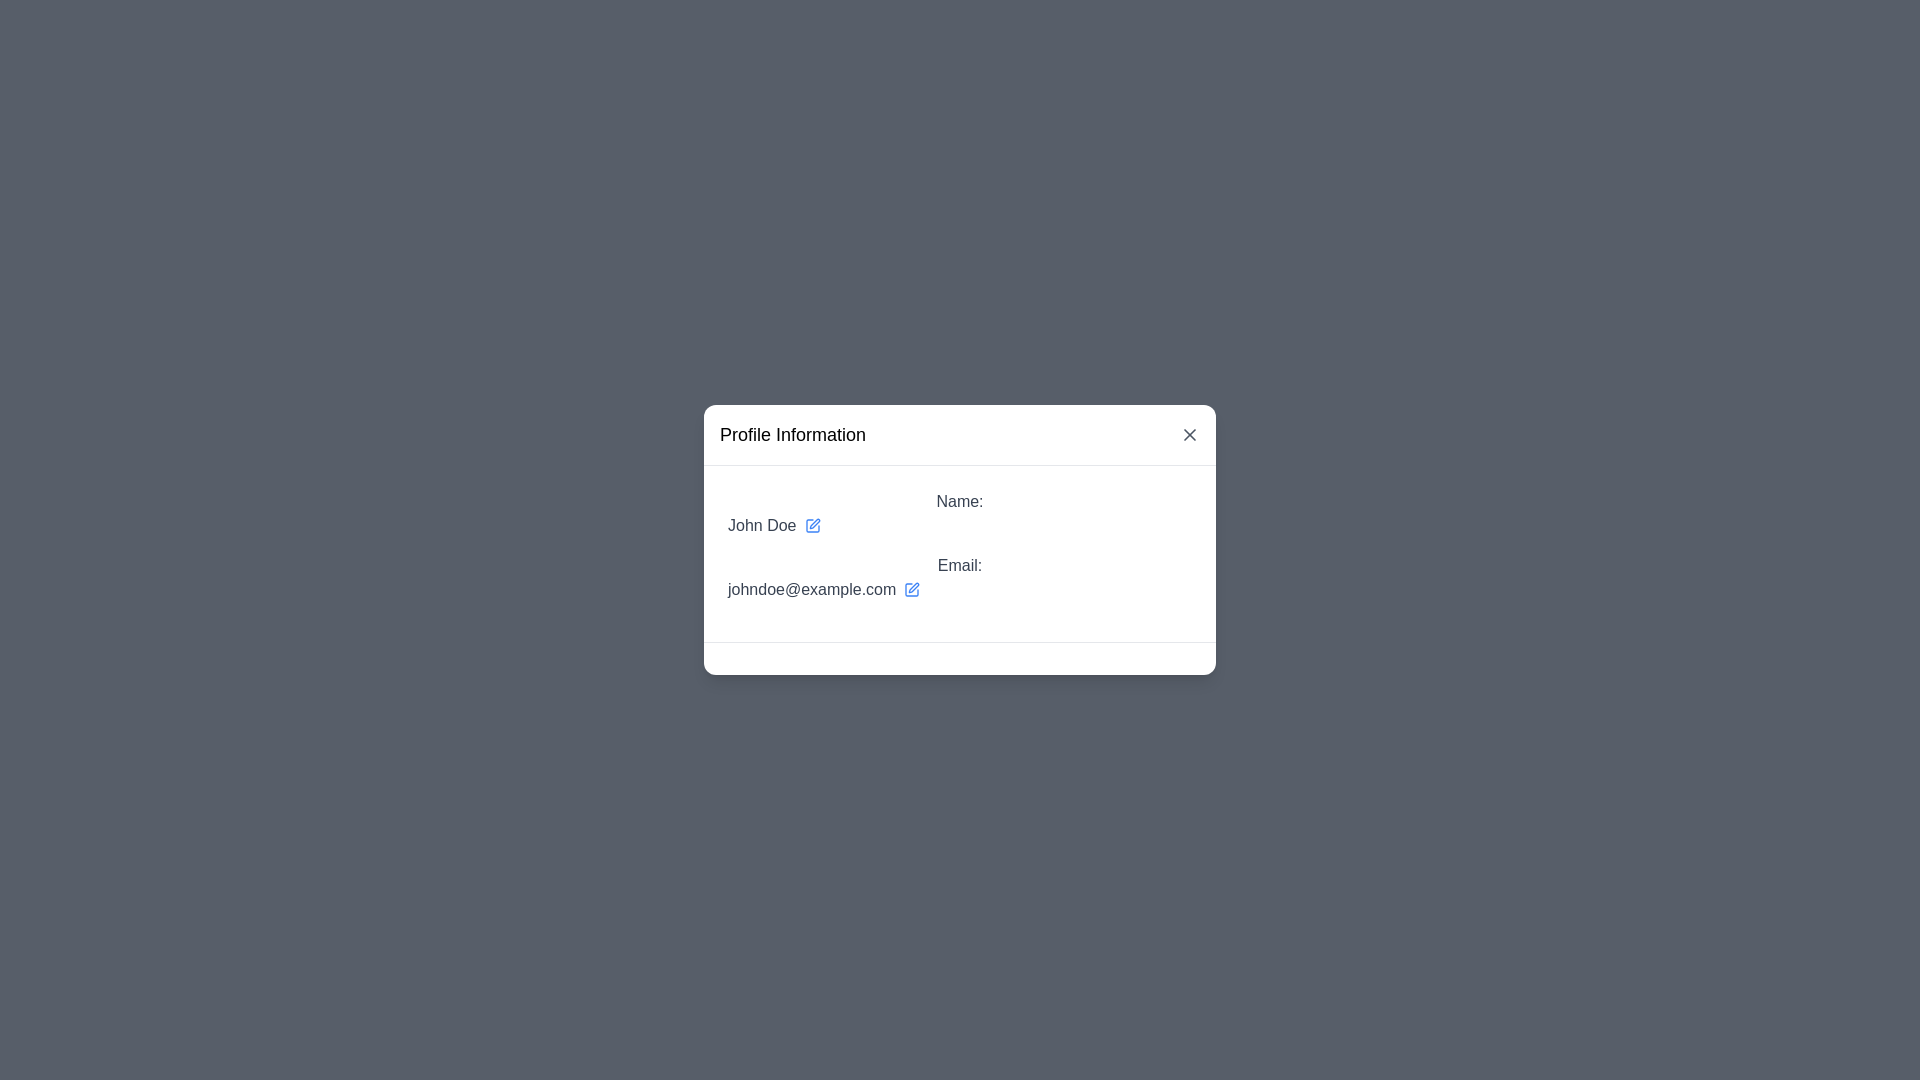  I want to click on the text label displaying 'Email:' which is located above the email address 'johndoe@example.com', so click(960, 566).